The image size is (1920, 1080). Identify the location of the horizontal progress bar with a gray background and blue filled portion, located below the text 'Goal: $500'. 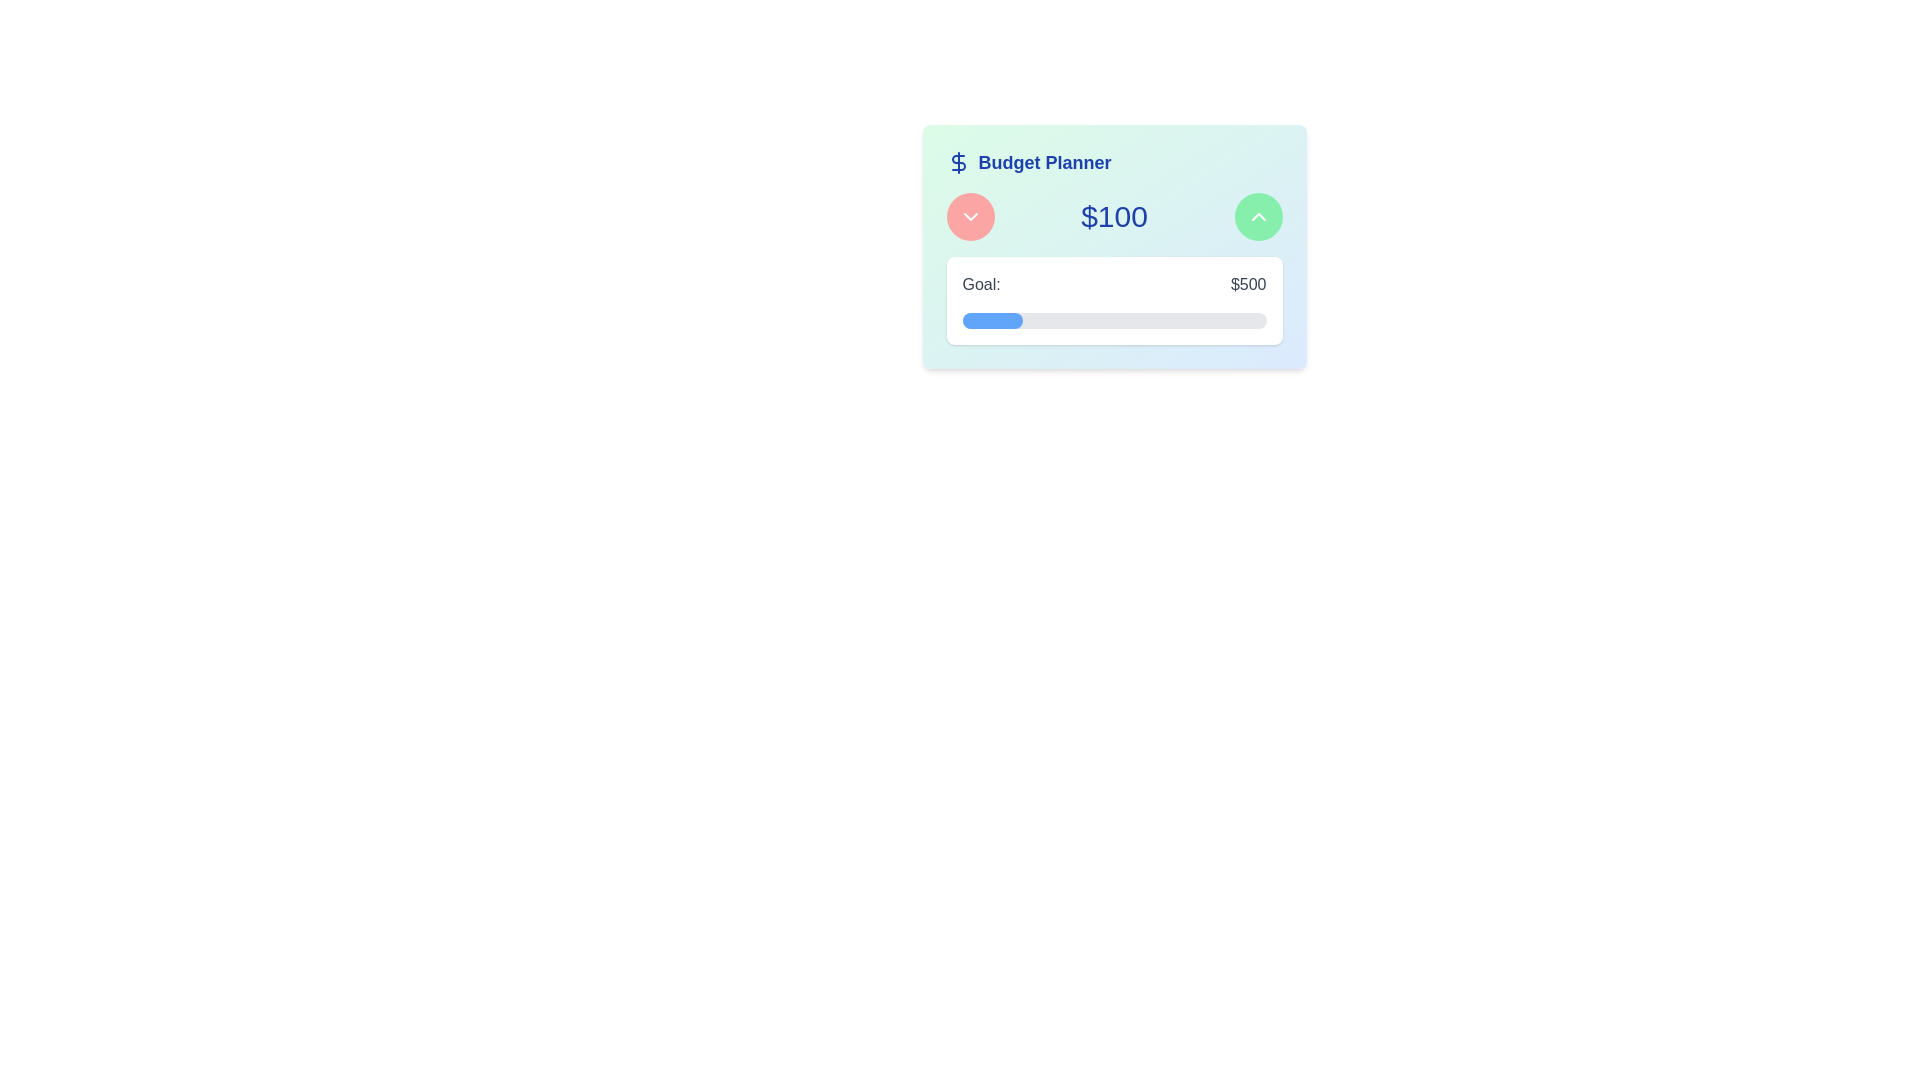
(1113, 319).